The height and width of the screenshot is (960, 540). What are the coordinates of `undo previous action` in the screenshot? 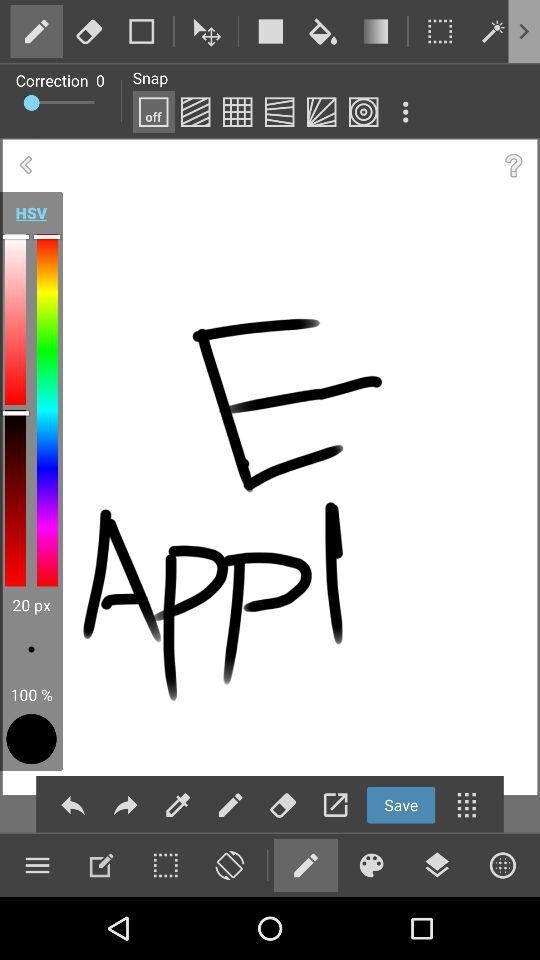 It's located at (72, 805).